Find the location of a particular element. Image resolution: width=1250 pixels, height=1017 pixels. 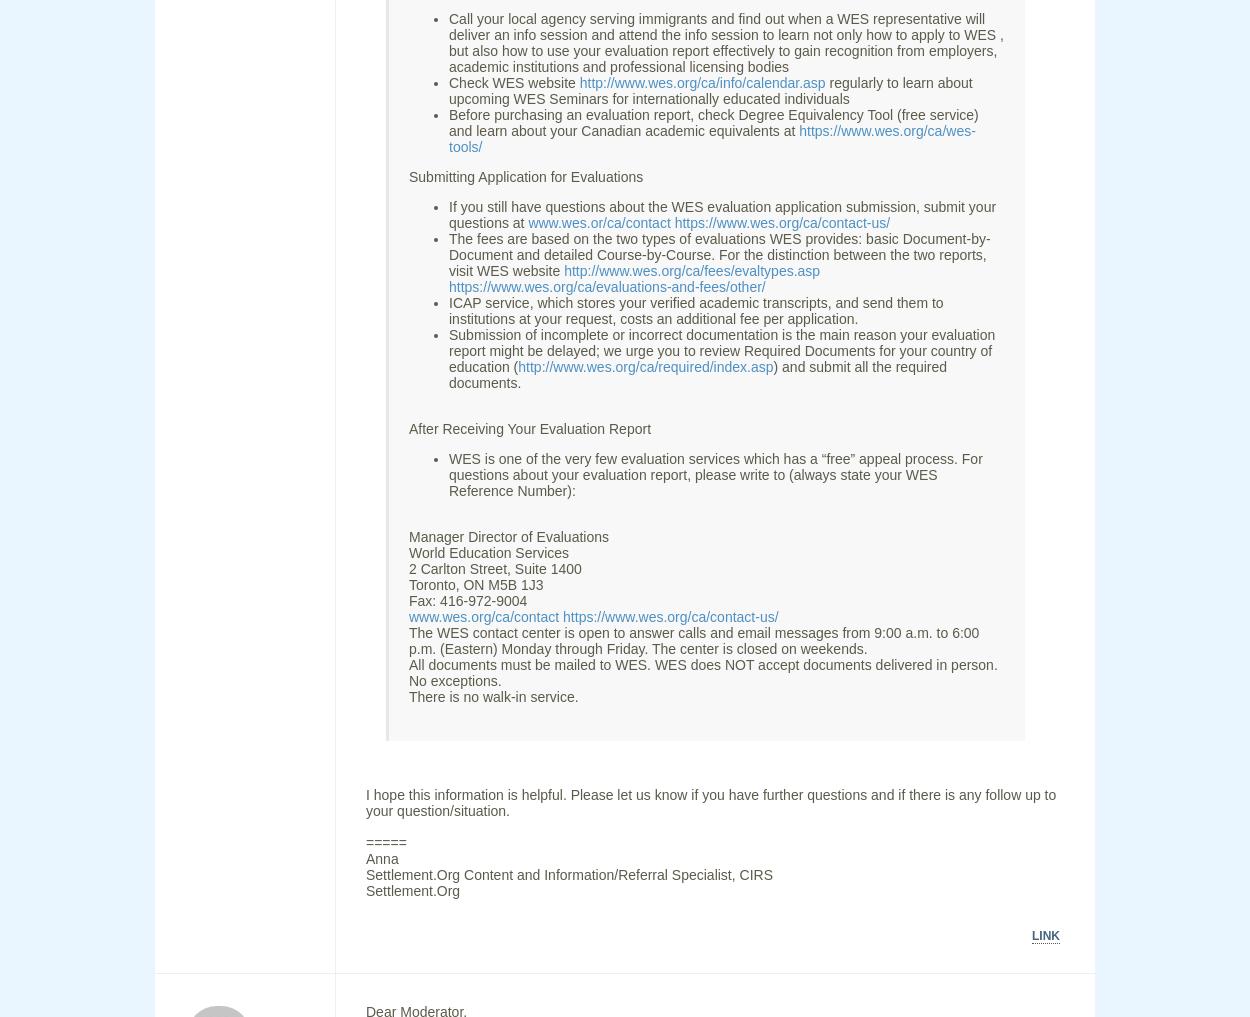

'=====' is located at coordinates (386, 841).